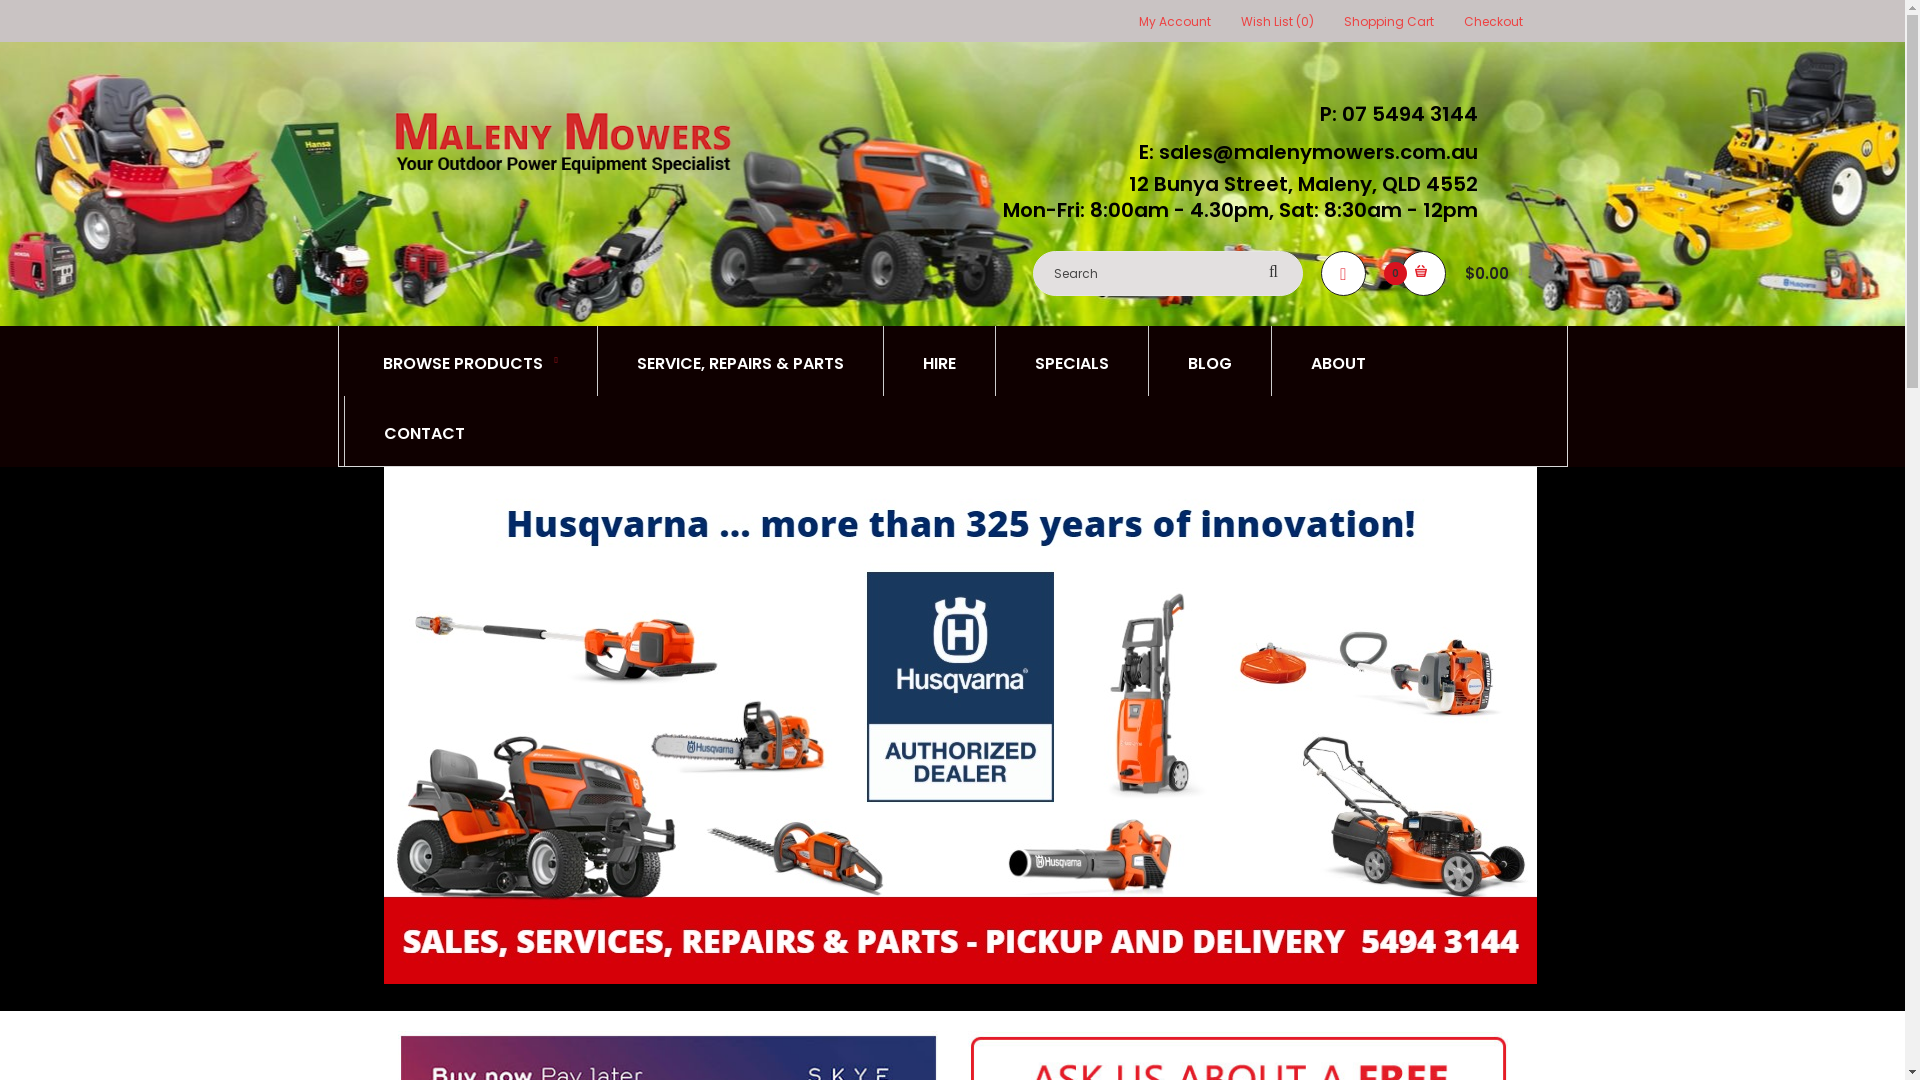  What do you see at coordinates (1338, 361) in the screenshot?
I see `'ABOUT'` at bounding box center [1338, 361].